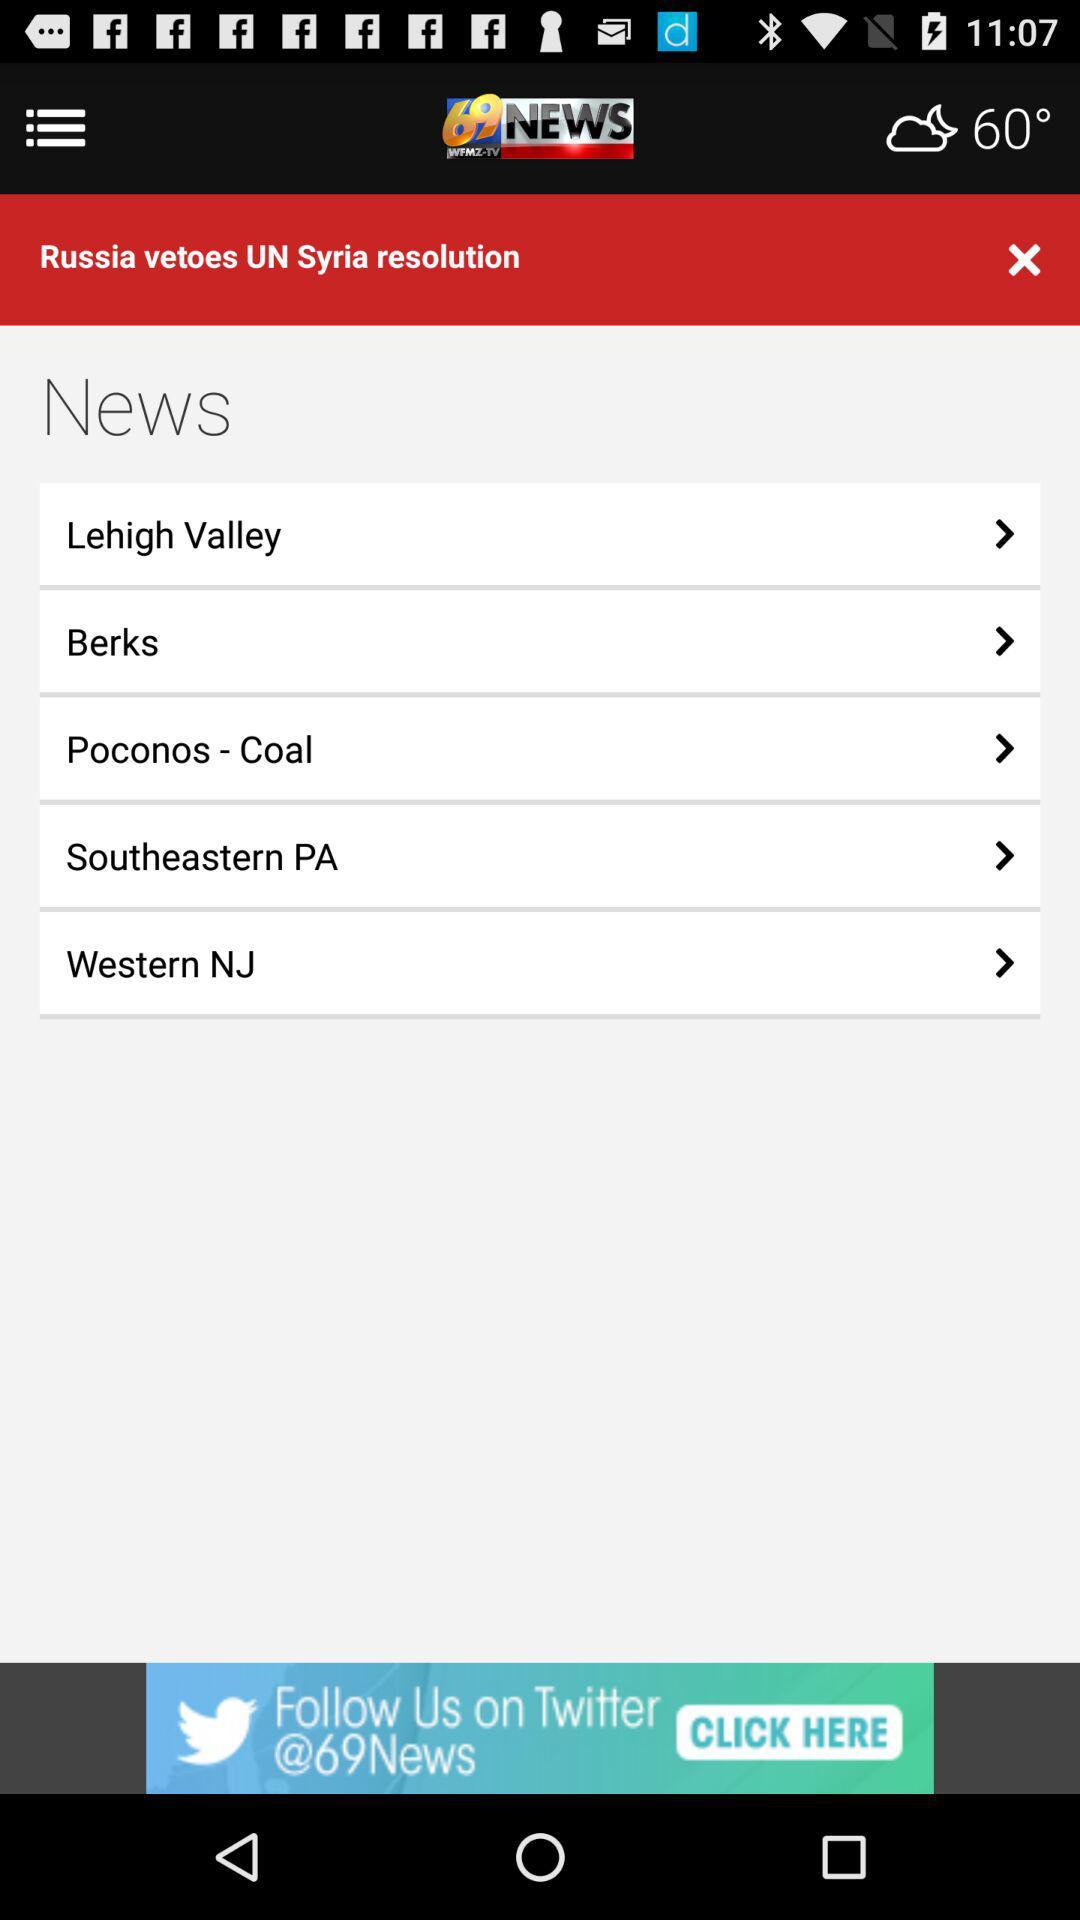 The image size is (1080, 1920). Describe the element at coordinates (540, 1727) in the screenshot. I see `go to their twitter` at that location.